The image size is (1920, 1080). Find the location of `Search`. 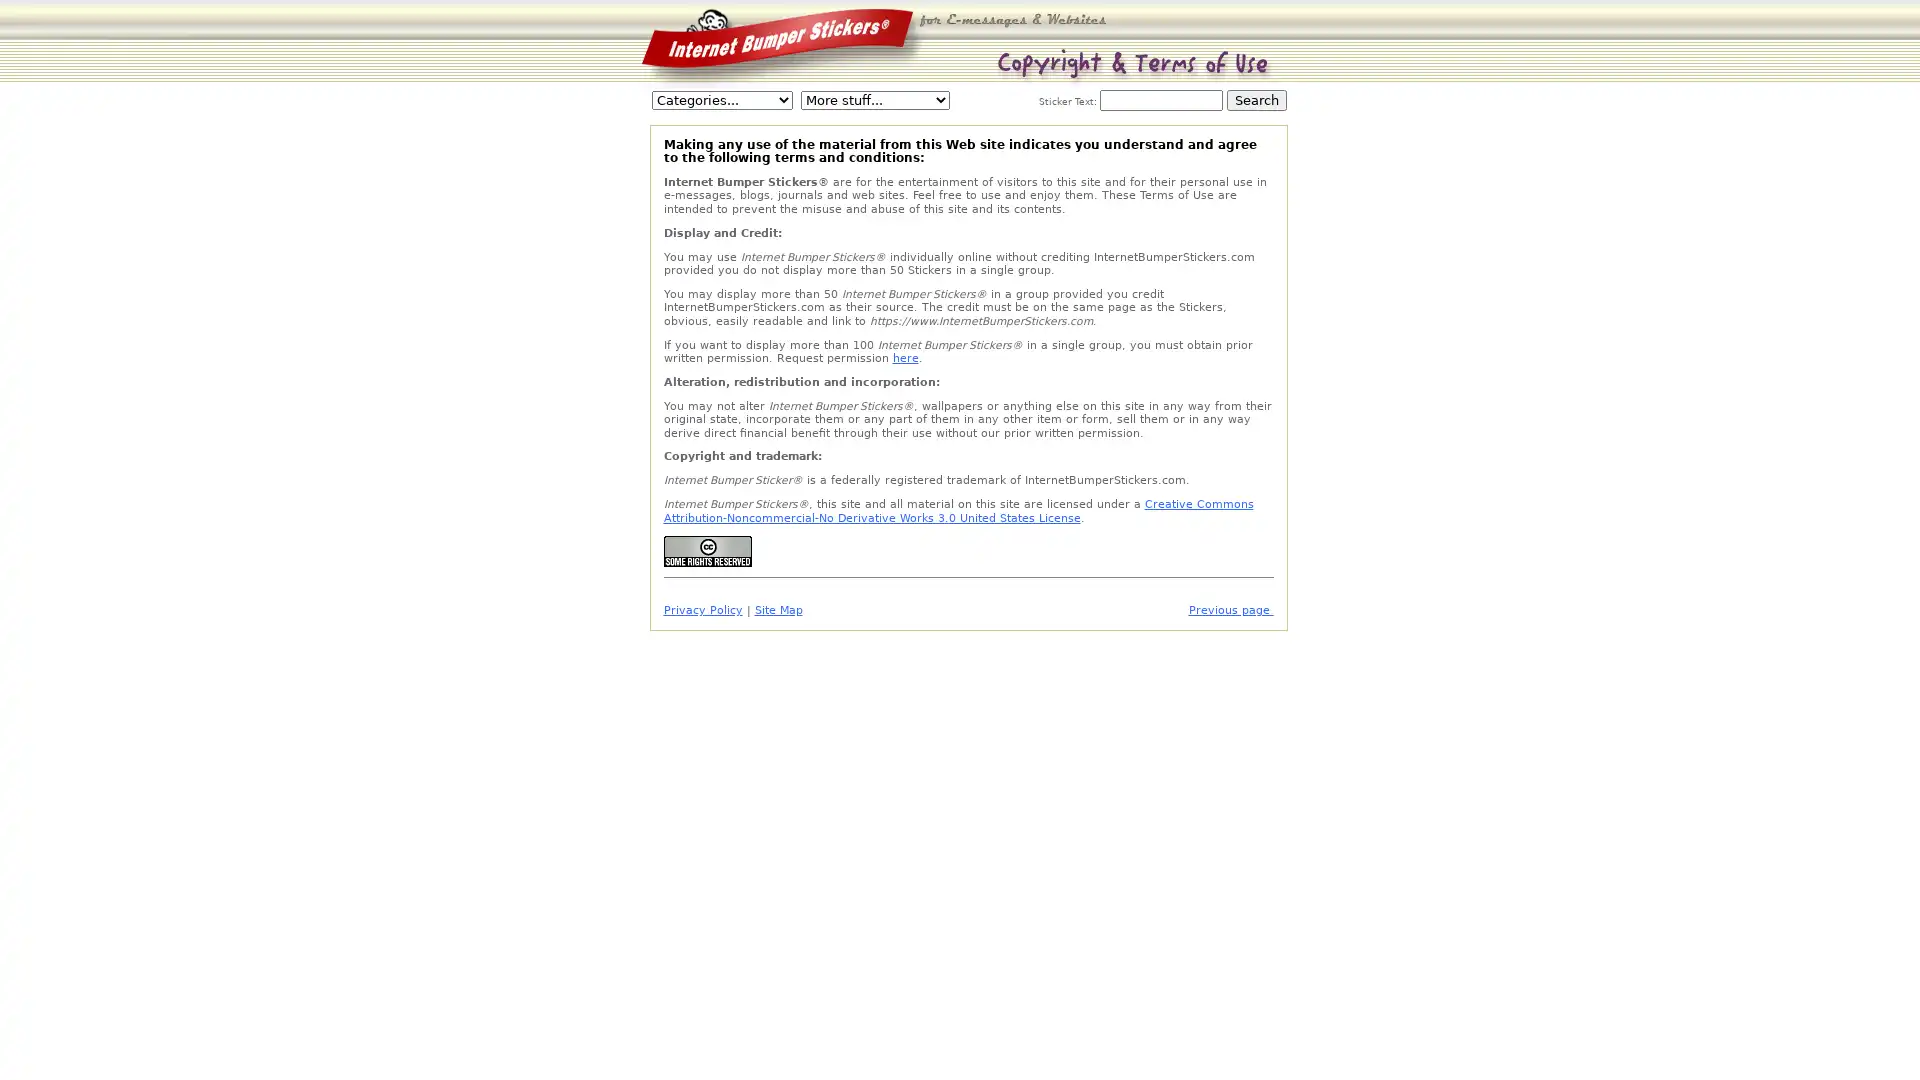

Search is located at coordinates (1256, 100).